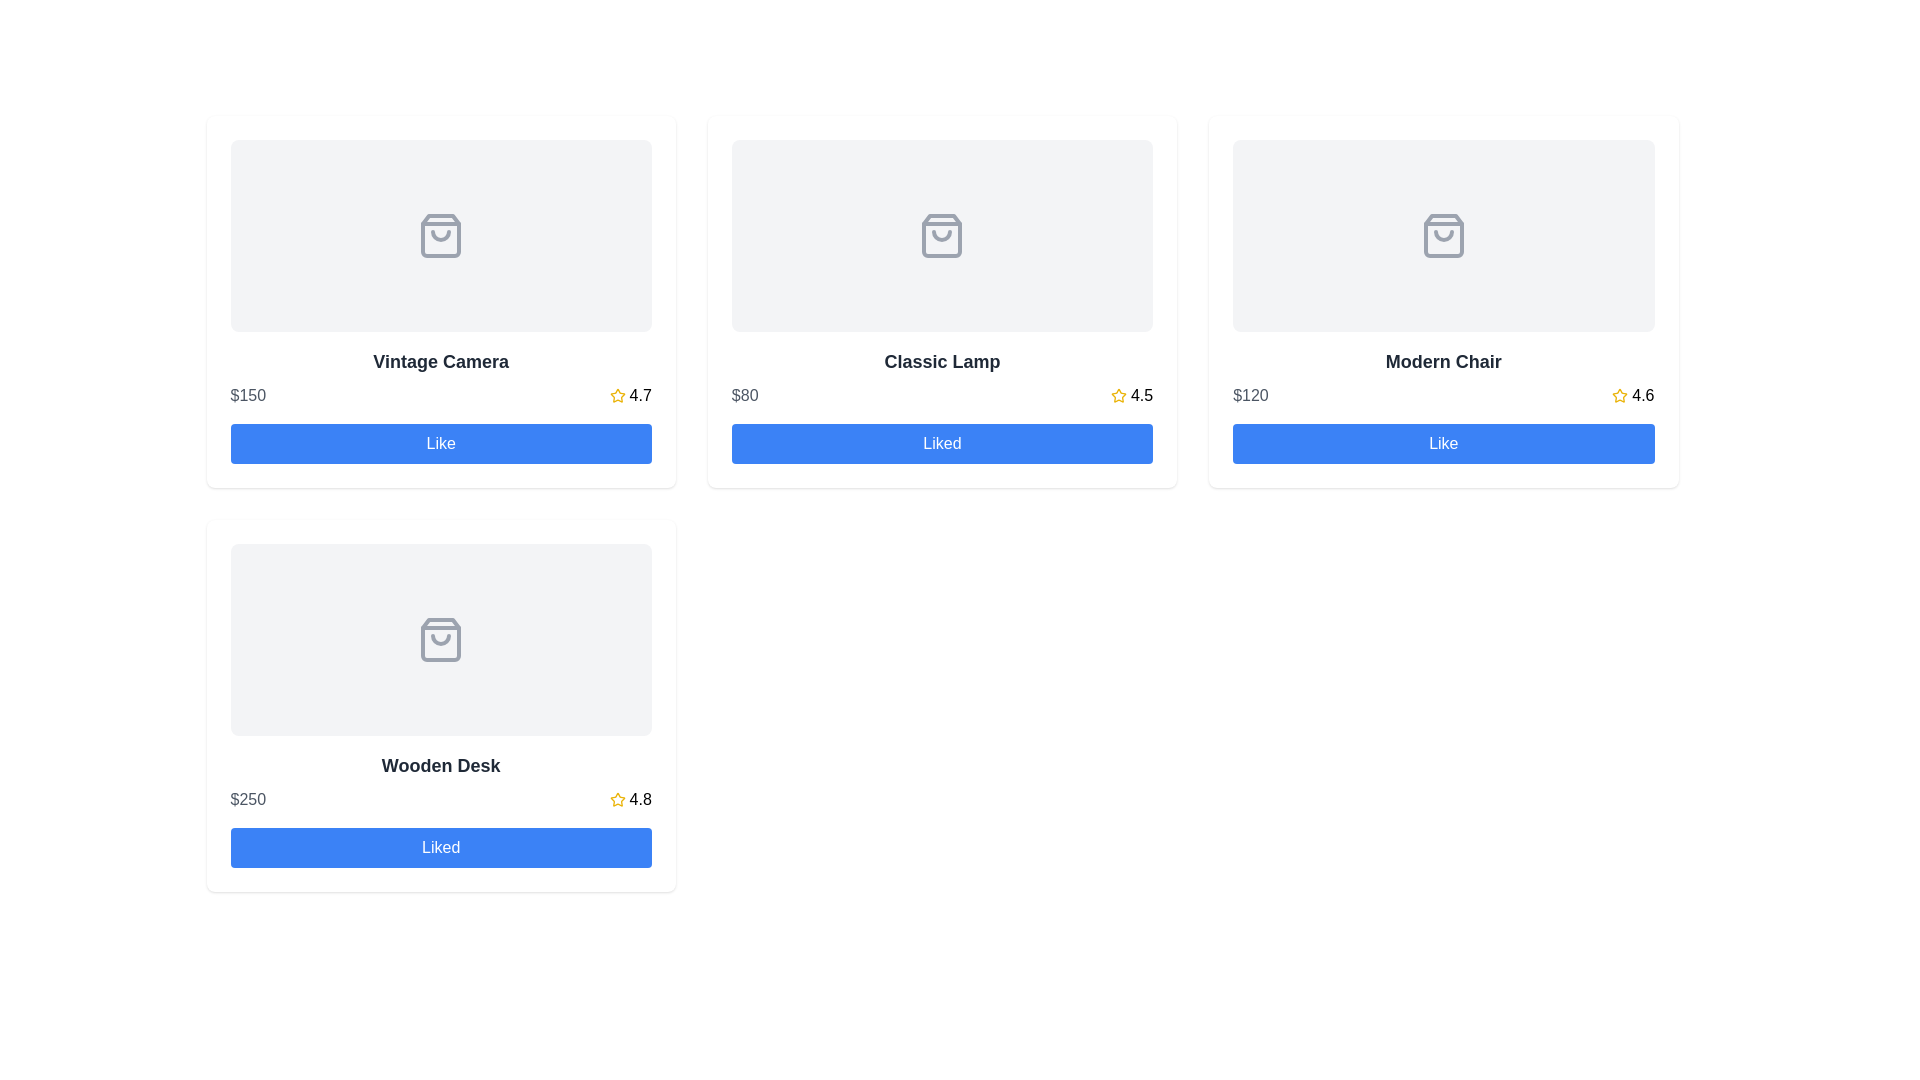  Describe the element at coordinates (1443, 234) in the screenshot. I see `the shopping icon located on the third card in the top row of the grid layout for the product 'Modern Chair'` at that location.